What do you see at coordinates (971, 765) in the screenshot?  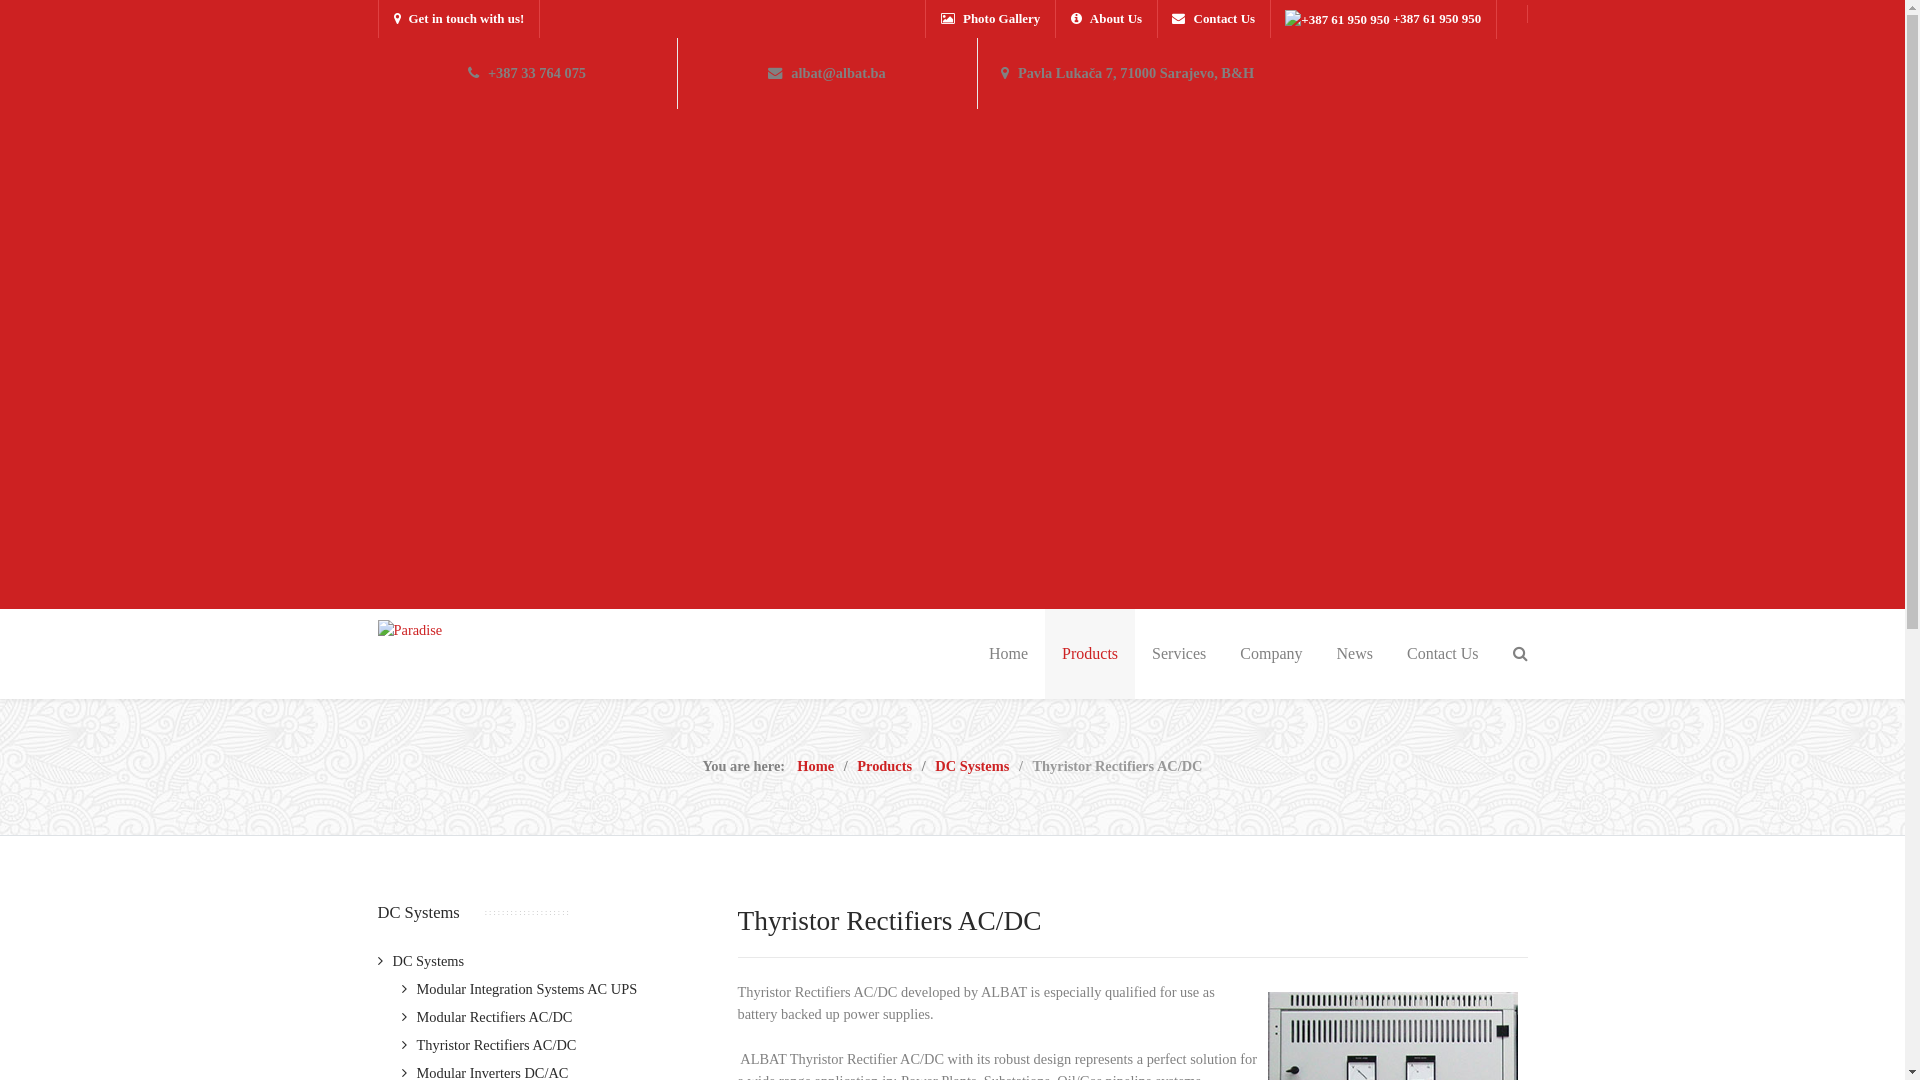 I see `'DC Systems'` at bounding box center [971, 765].